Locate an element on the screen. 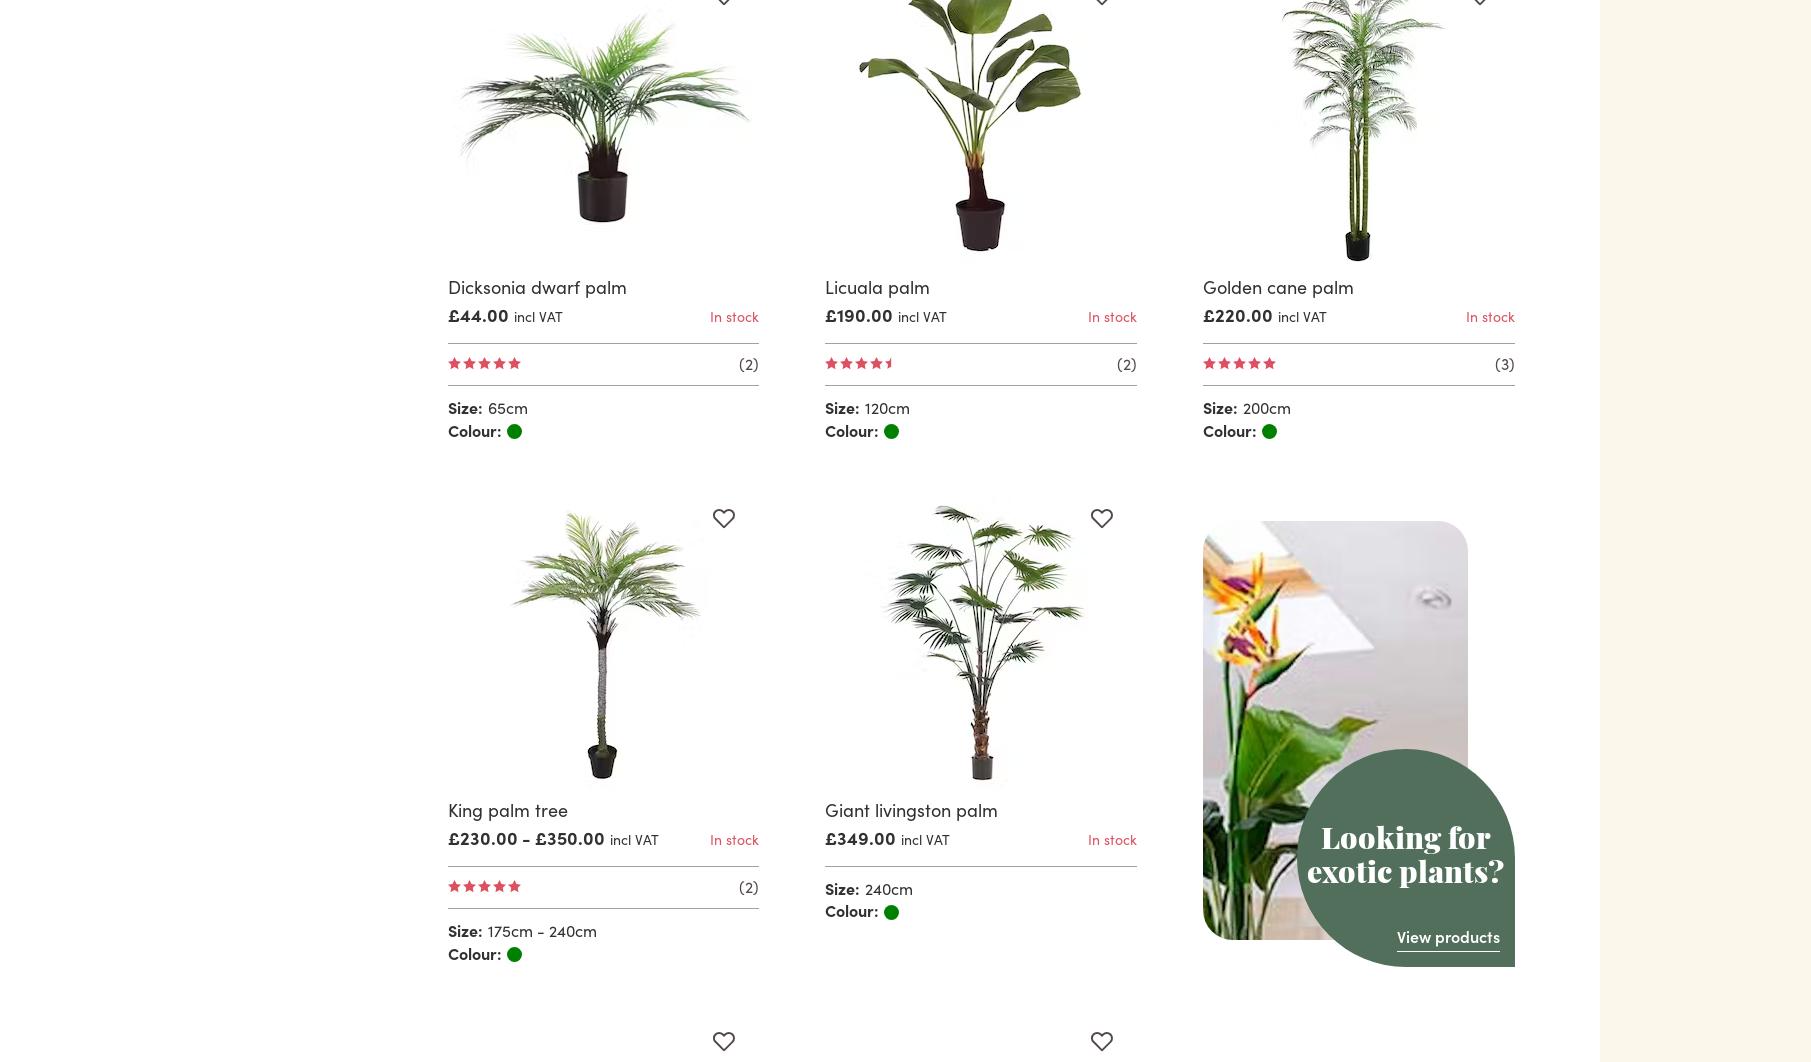  '240cm' is located at coordinates (864, 885).